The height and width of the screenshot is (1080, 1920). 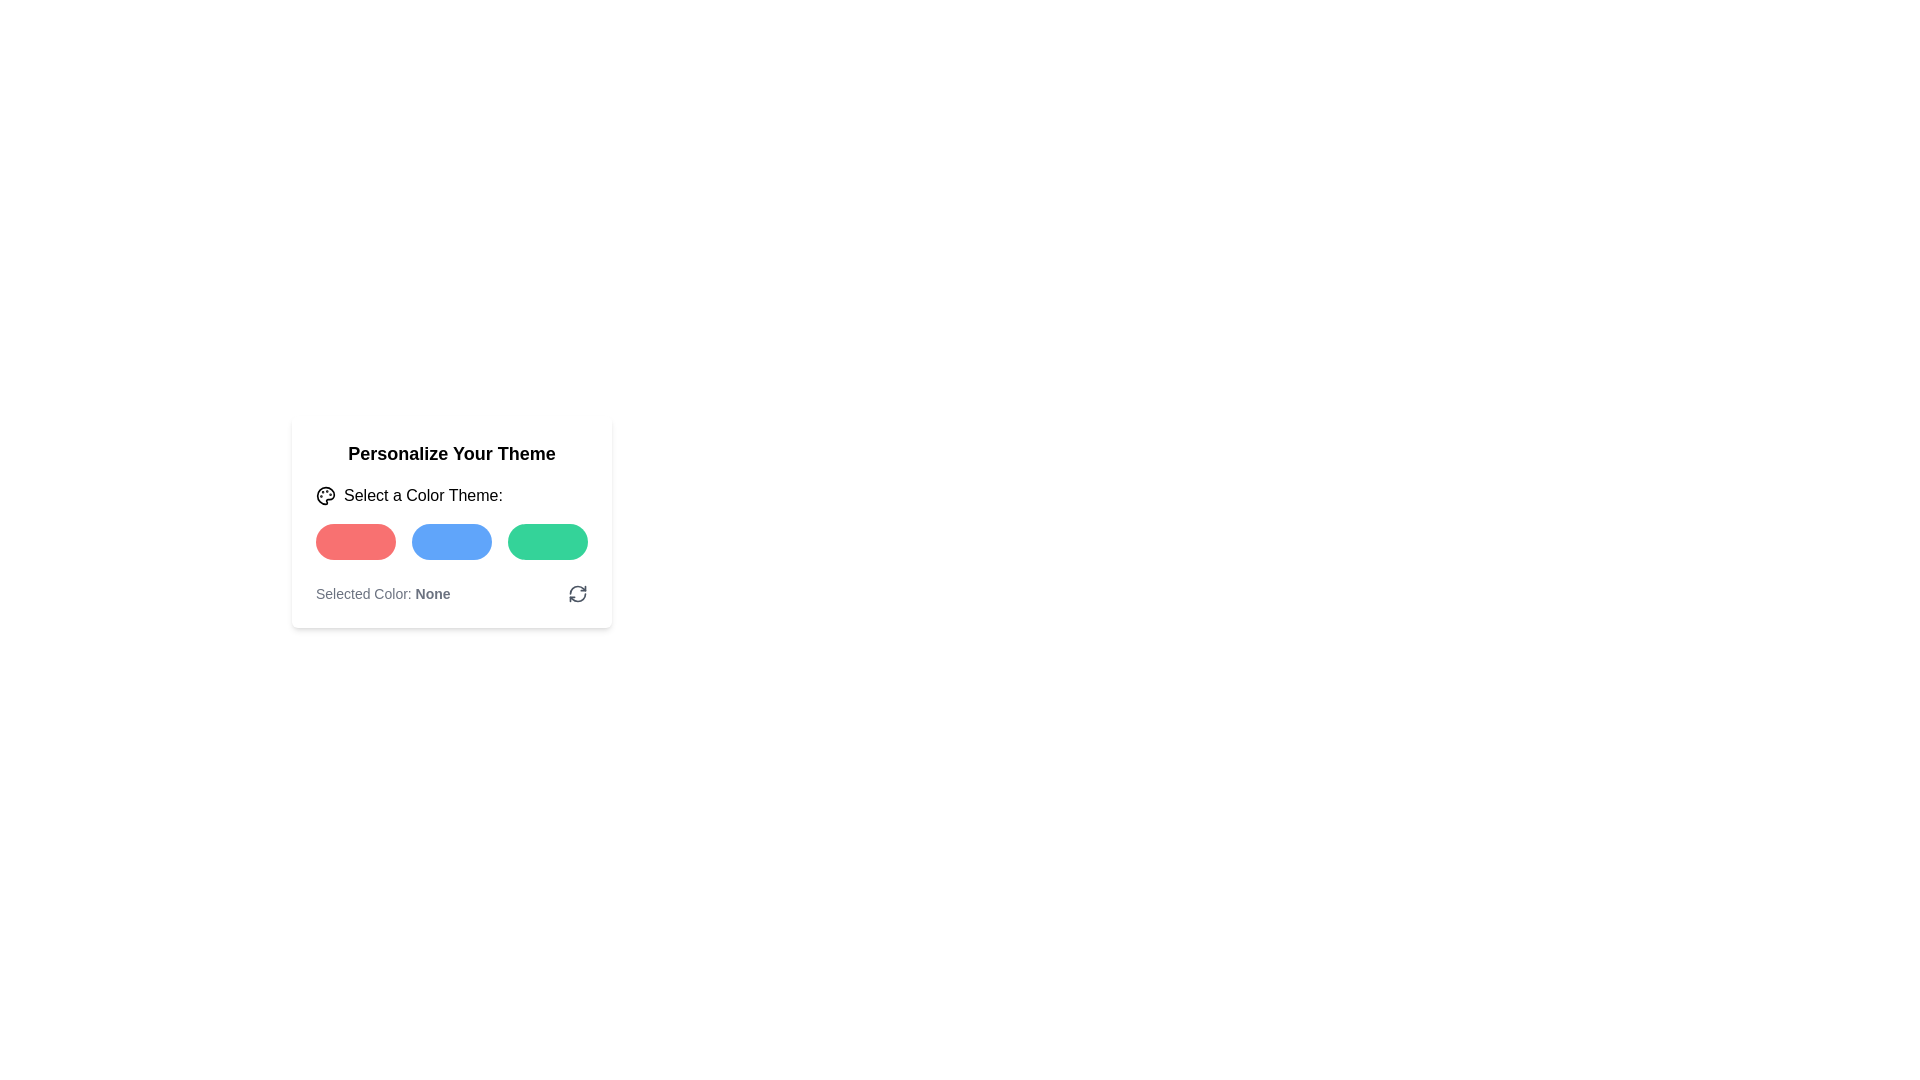 I want to click on the middle circular button in the bottom-center of the interface section, so click(x=450, y=542).